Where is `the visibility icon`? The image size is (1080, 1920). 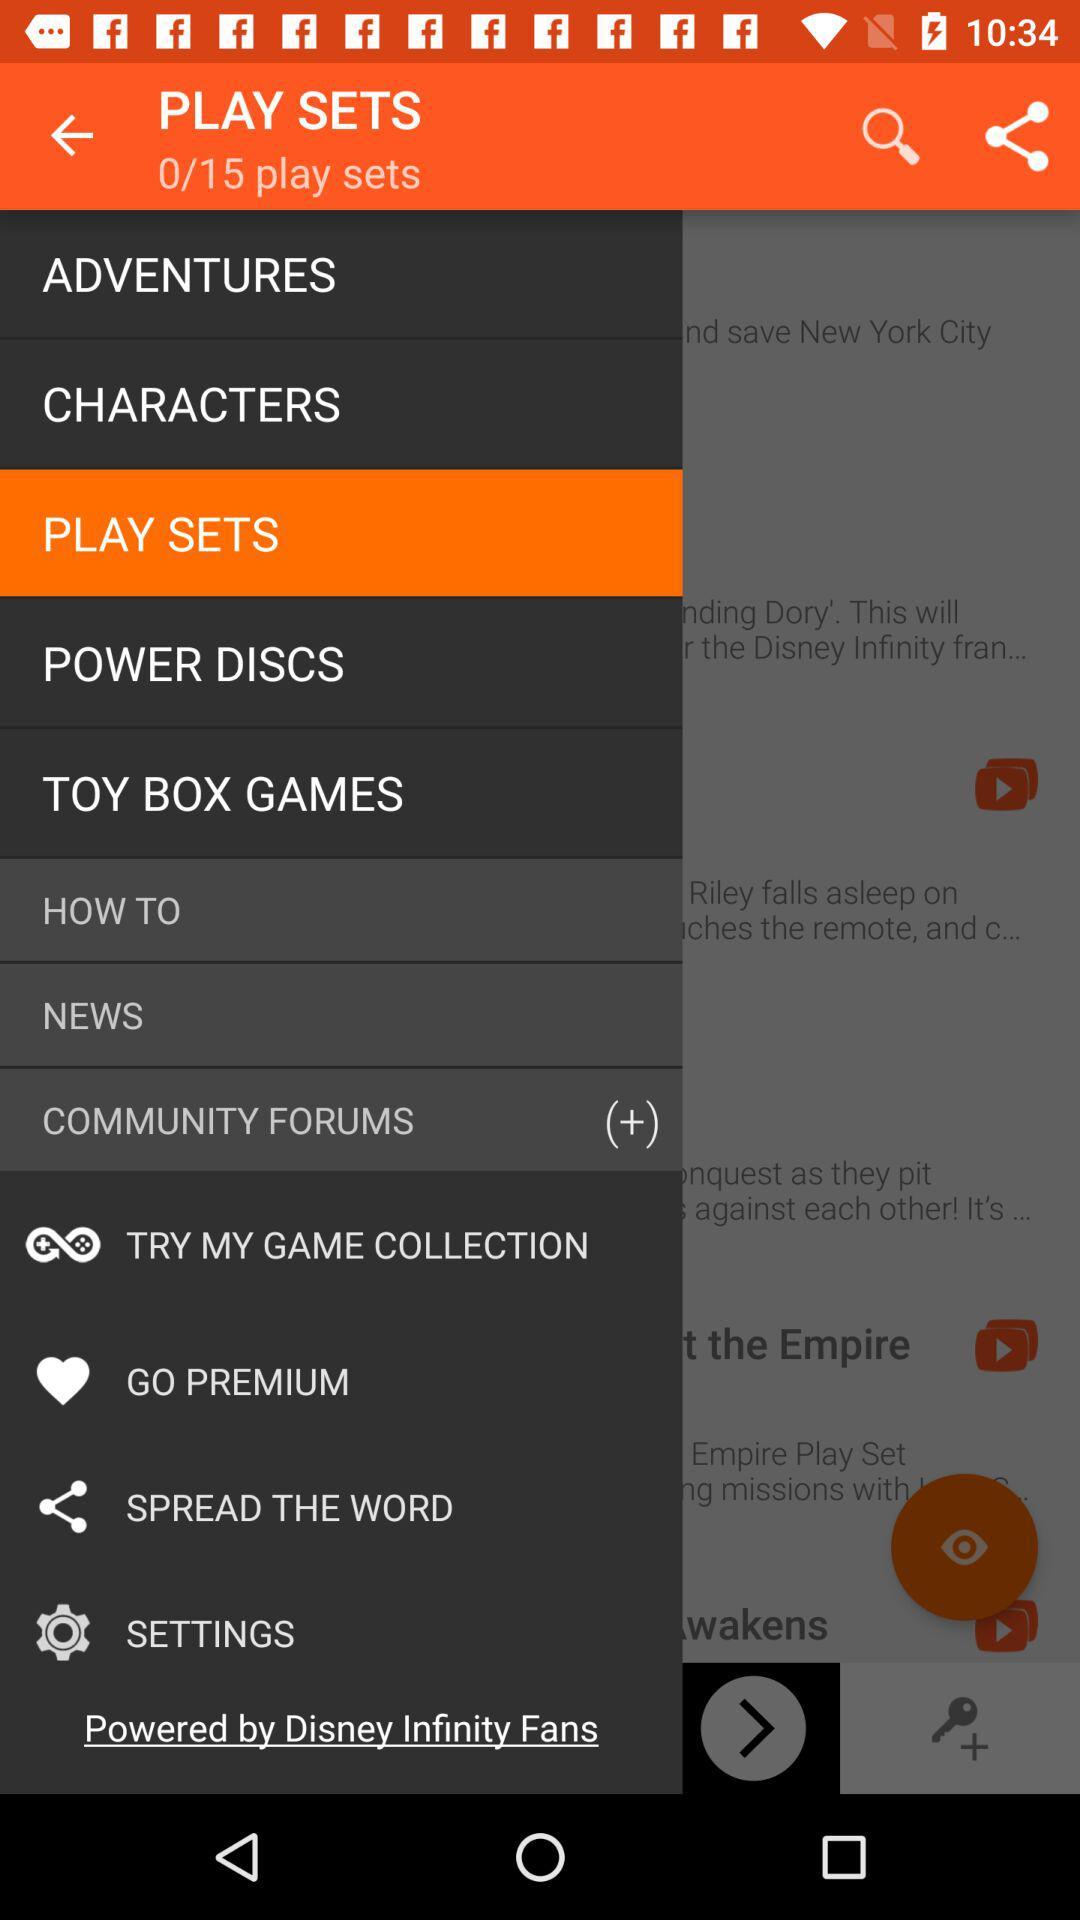 the visibility icon is located at coordinates (963, 1546).